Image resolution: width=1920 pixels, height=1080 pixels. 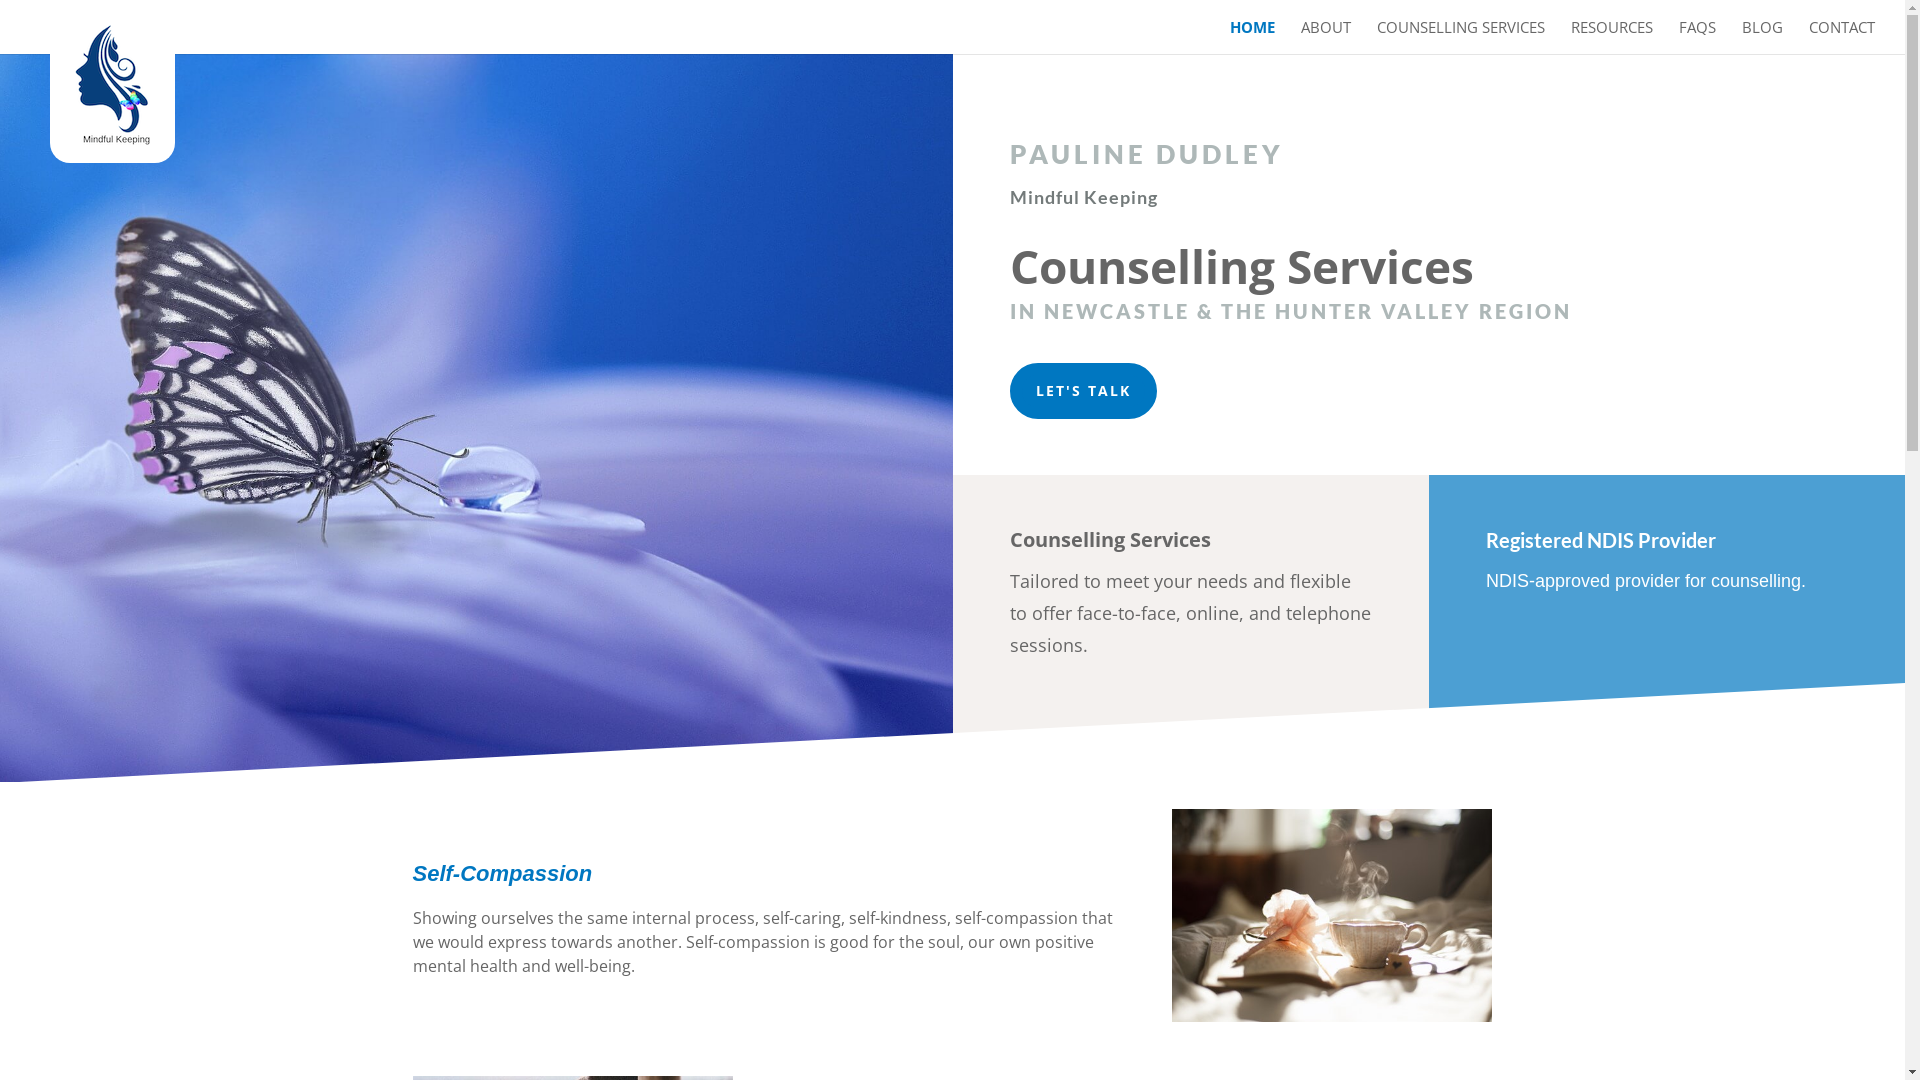 What do you see at coordinates (1082, 390) in the screenshot?
I see `'LET'S TALK'` at bounding box center [1082, 390].